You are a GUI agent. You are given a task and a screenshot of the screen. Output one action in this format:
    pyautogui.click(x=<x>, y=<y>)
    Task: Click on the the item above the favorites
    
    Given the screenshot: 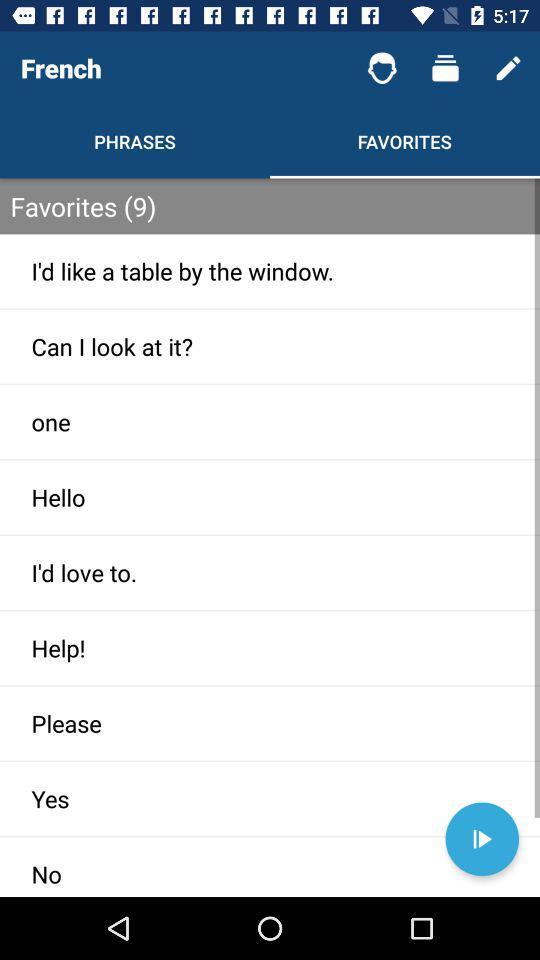 What is the action you would take?
    pyautogui.click(x=382, y=68)
    